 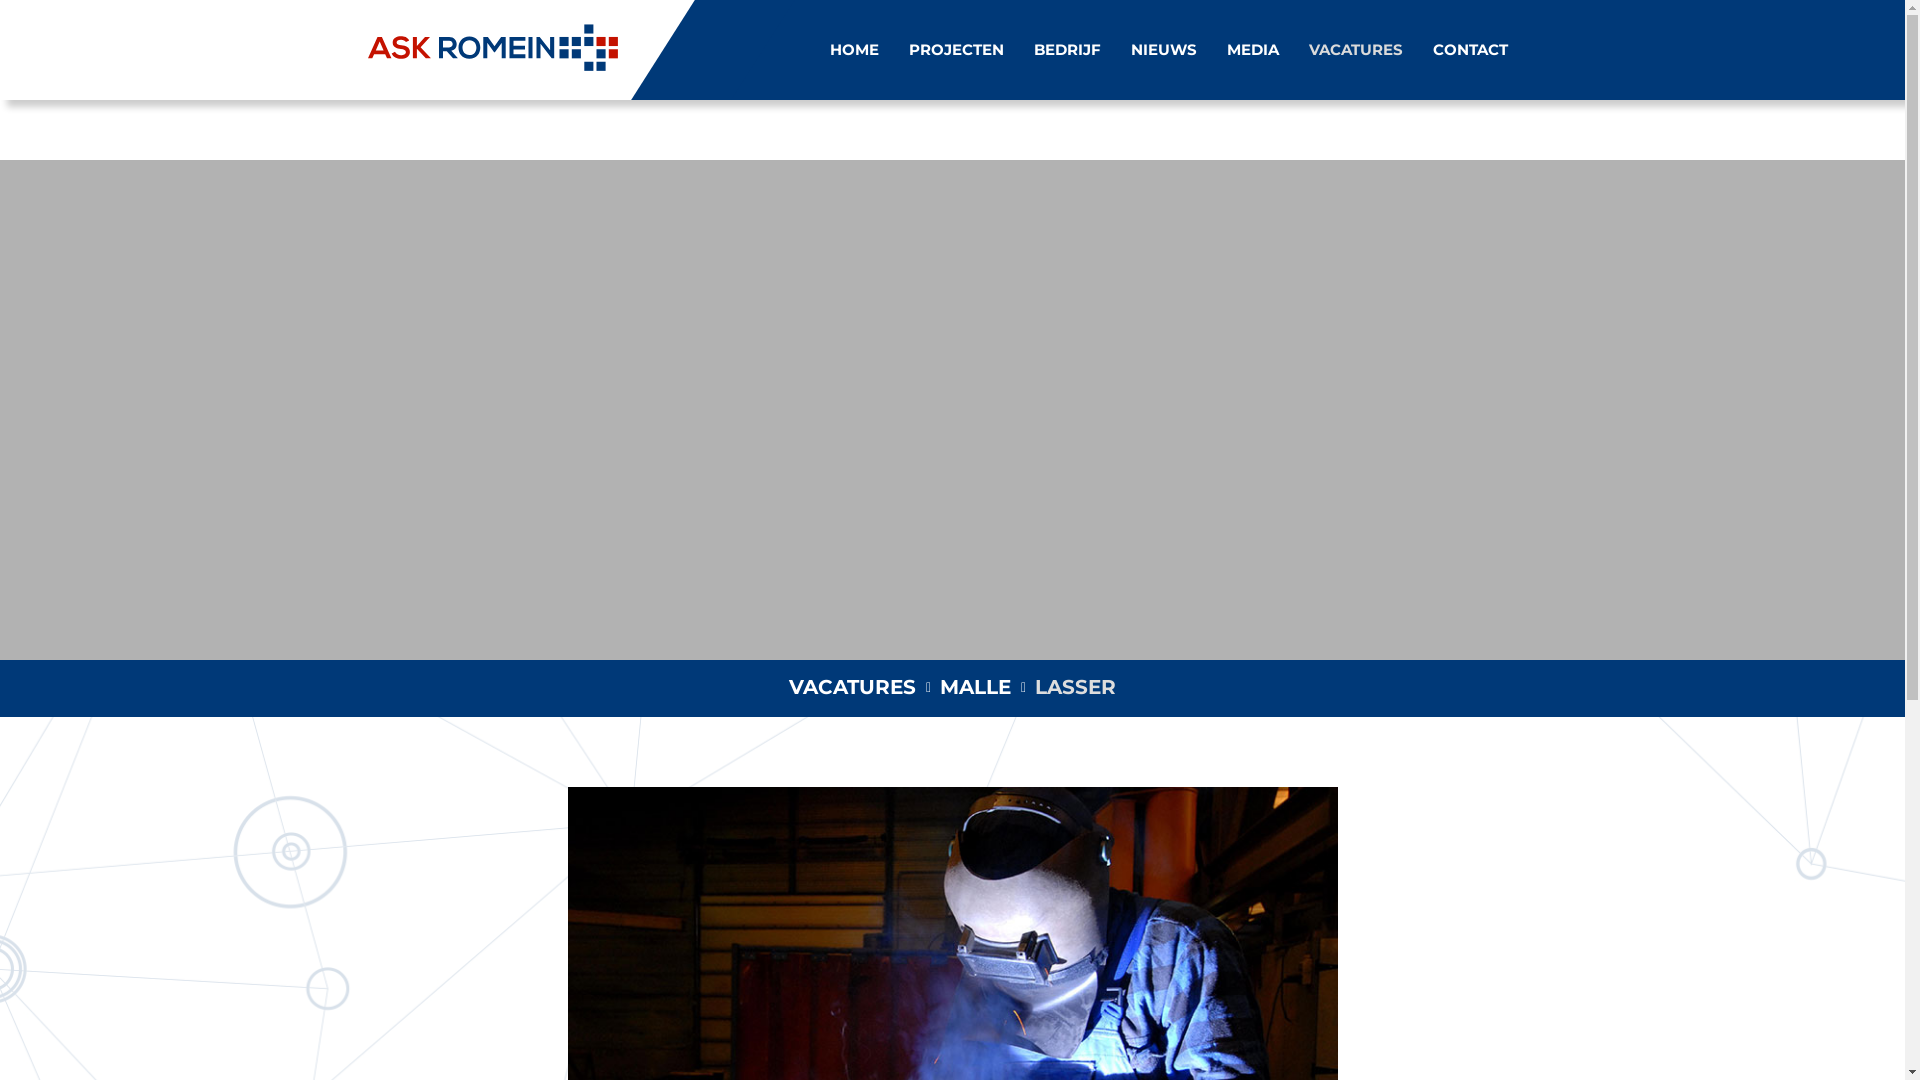 I want to click on 'MALLE', so click(x=975, y=685).